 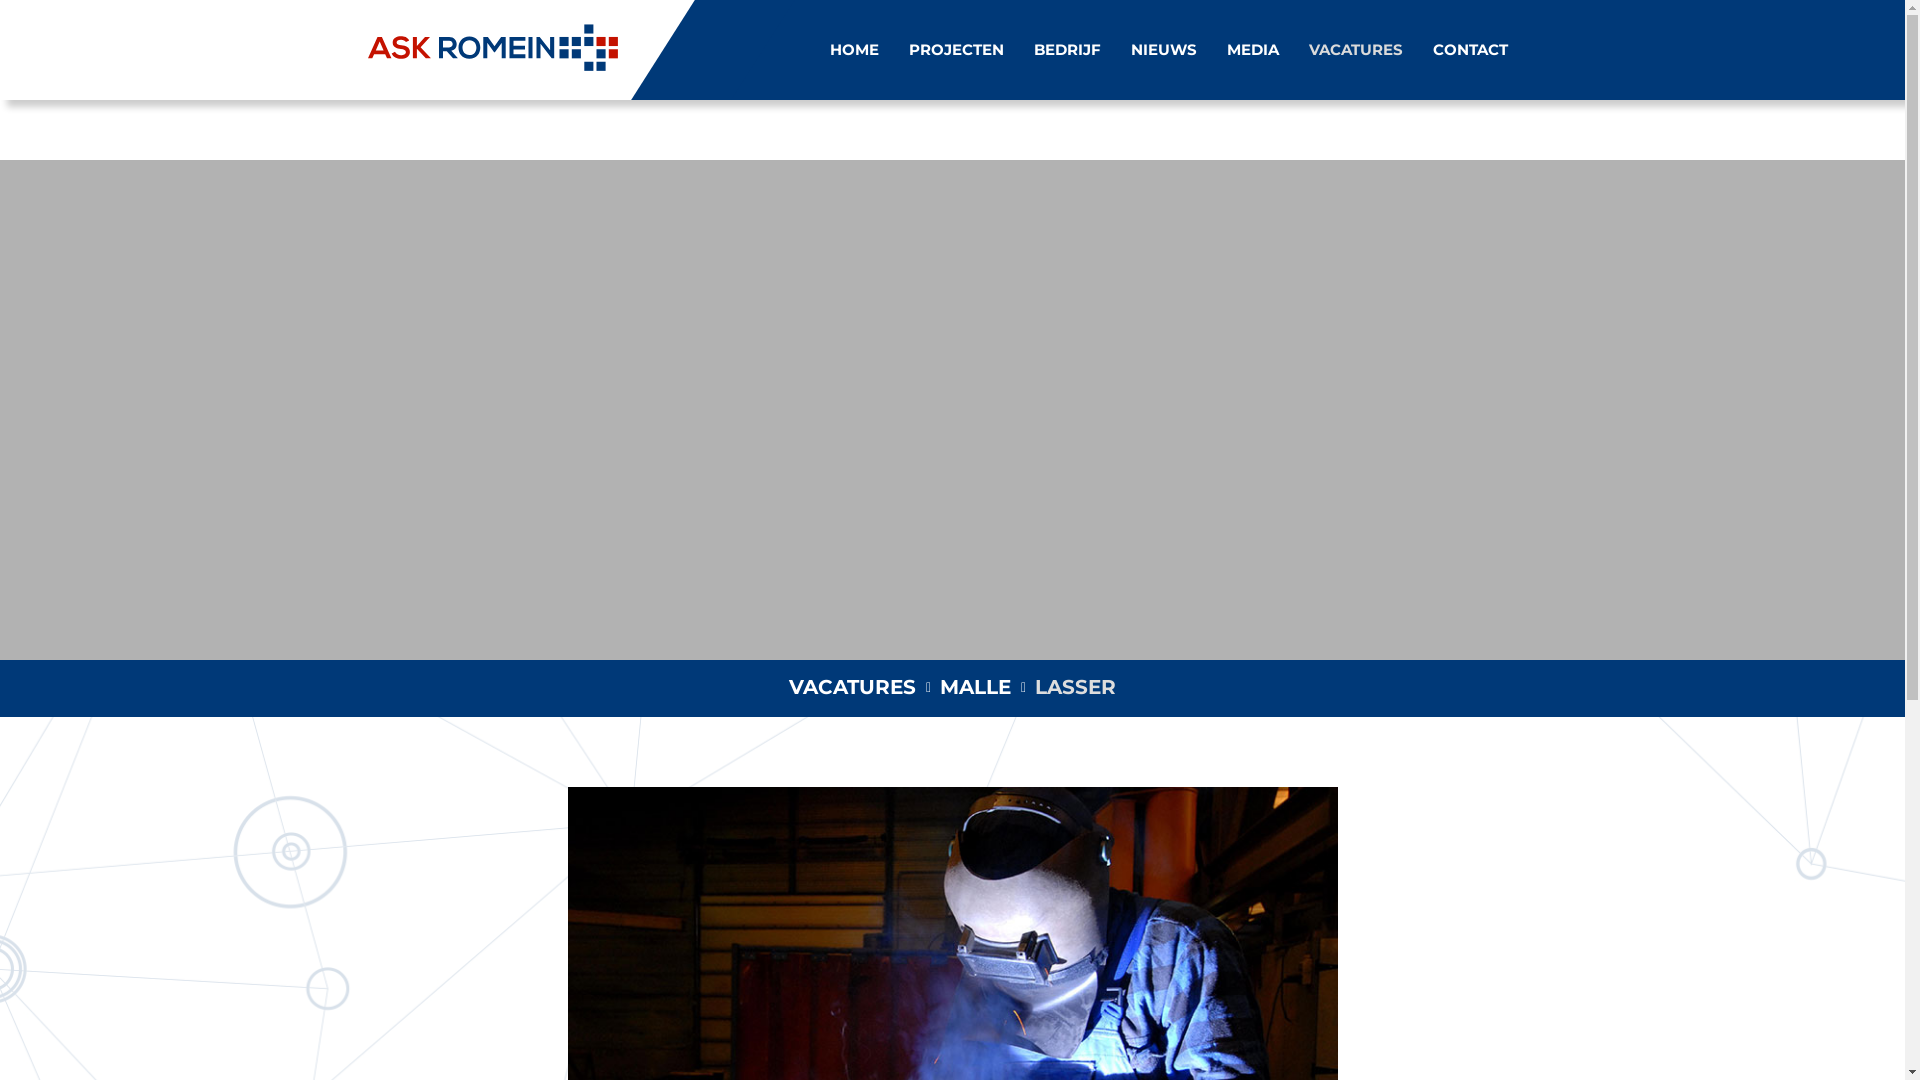 I want to click on 'MALLE', so click(x=975, y=685).